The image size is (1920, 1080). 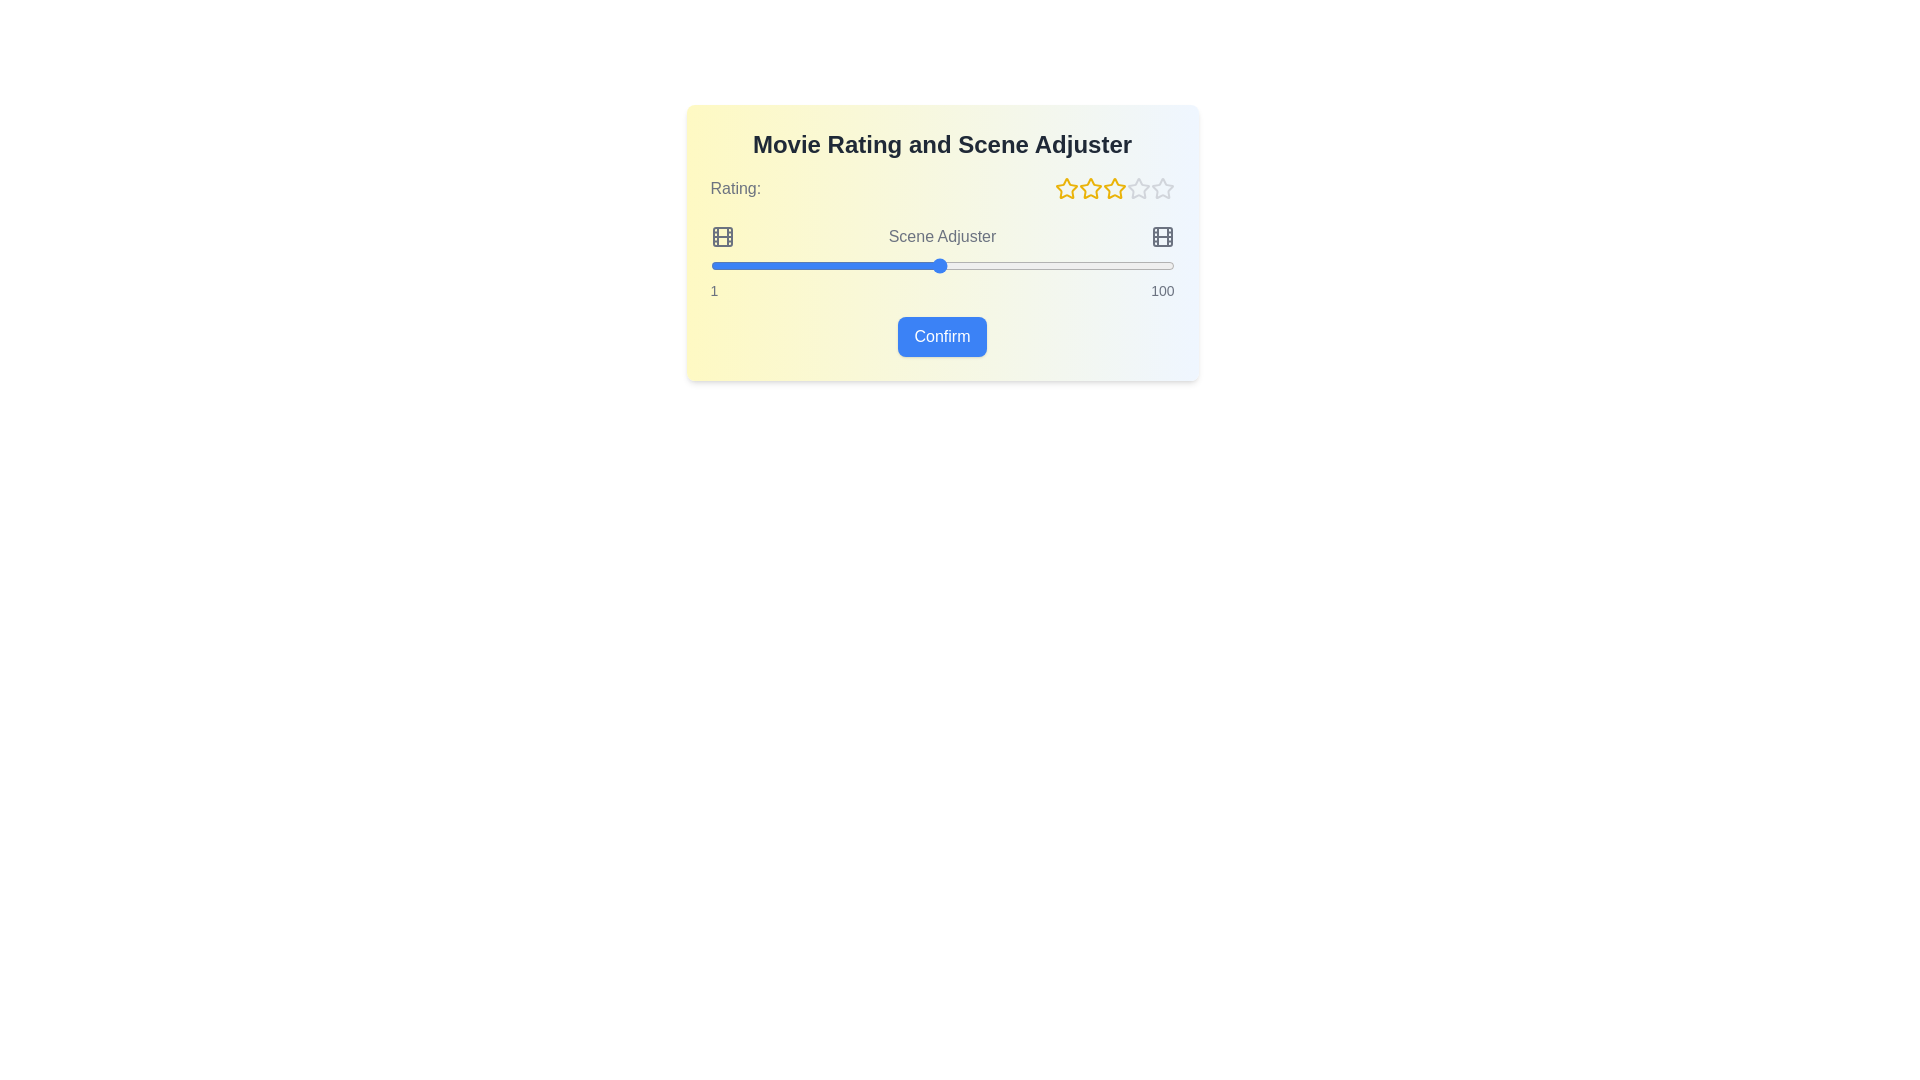 I want to click on the star corresponding to the desired rating of 2 stars, so click(x=1089, y=189).